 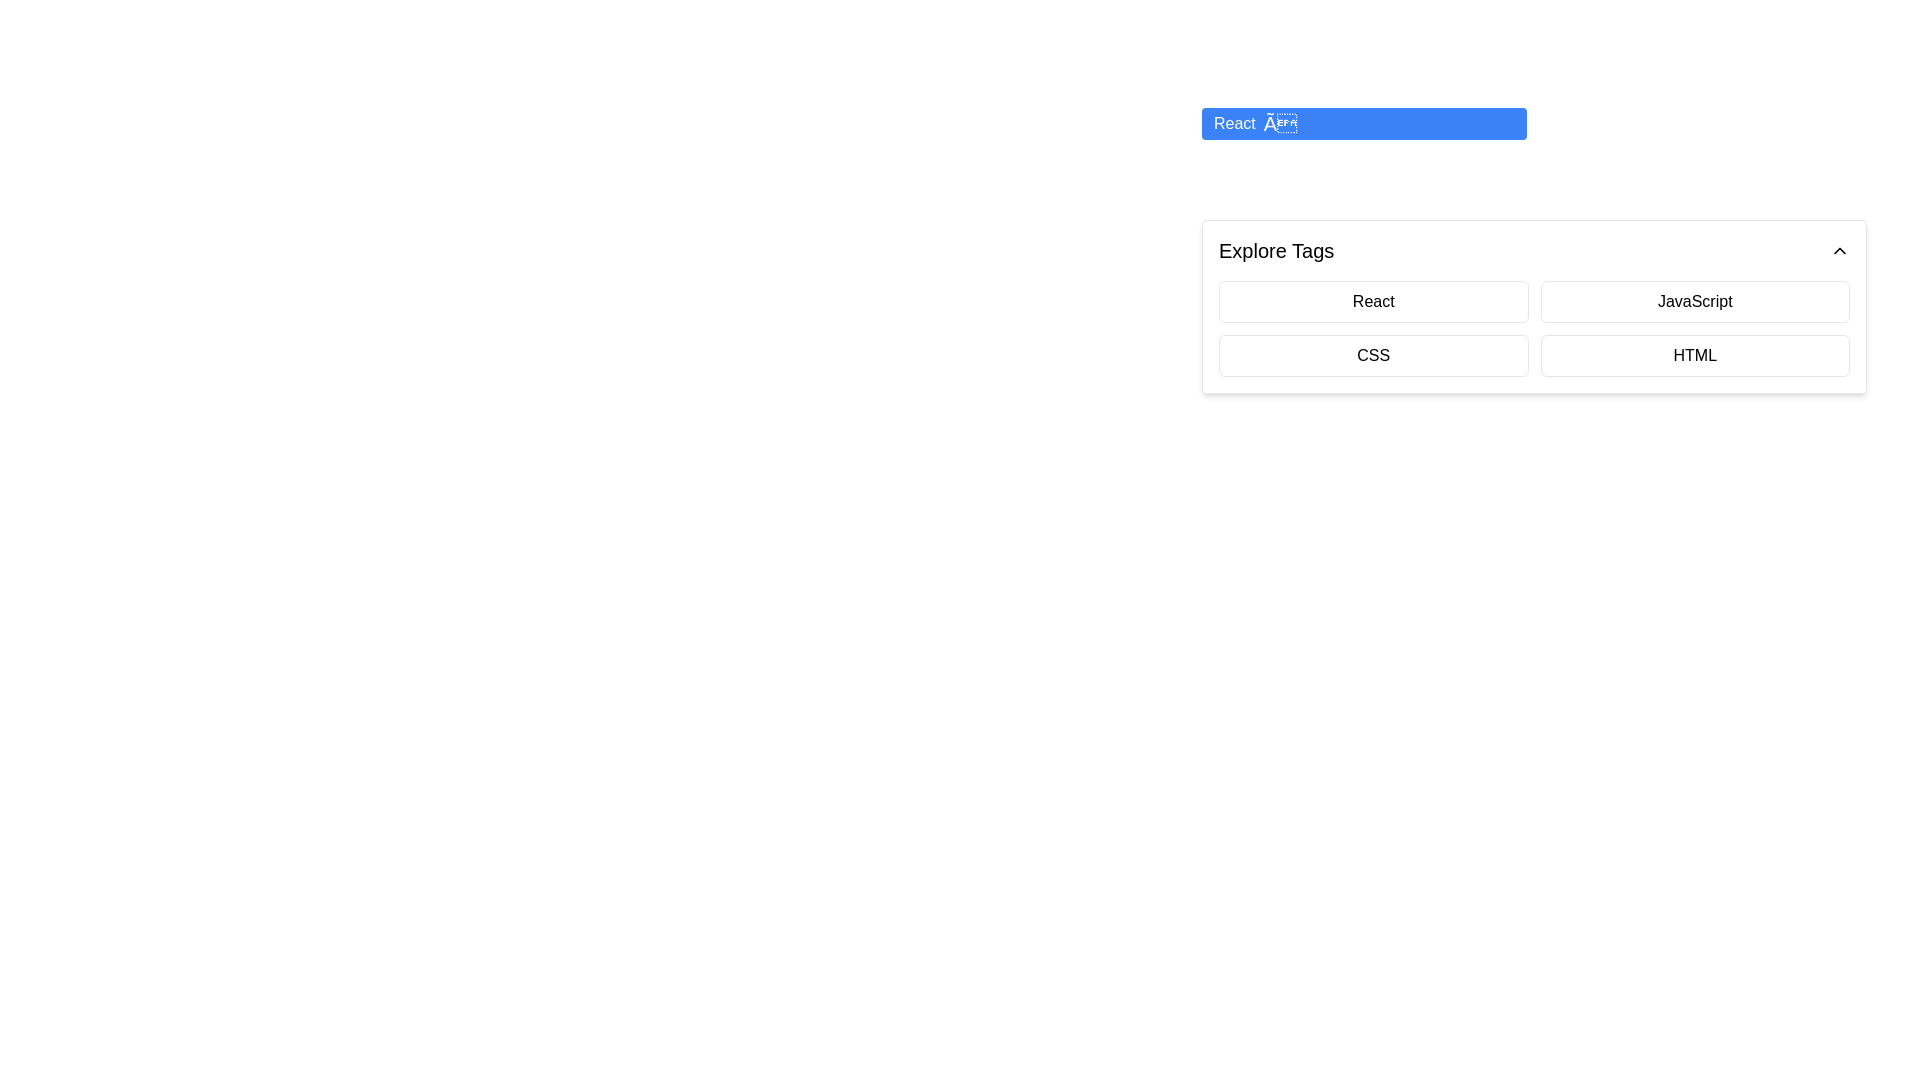 What do you see at coordinates (1372, 301) in the screenshot?
I see `the 'React' selectable tag button located in the top-left corner of the grid under the 'Explore Tags' section` at bounding box center [1372, 301].